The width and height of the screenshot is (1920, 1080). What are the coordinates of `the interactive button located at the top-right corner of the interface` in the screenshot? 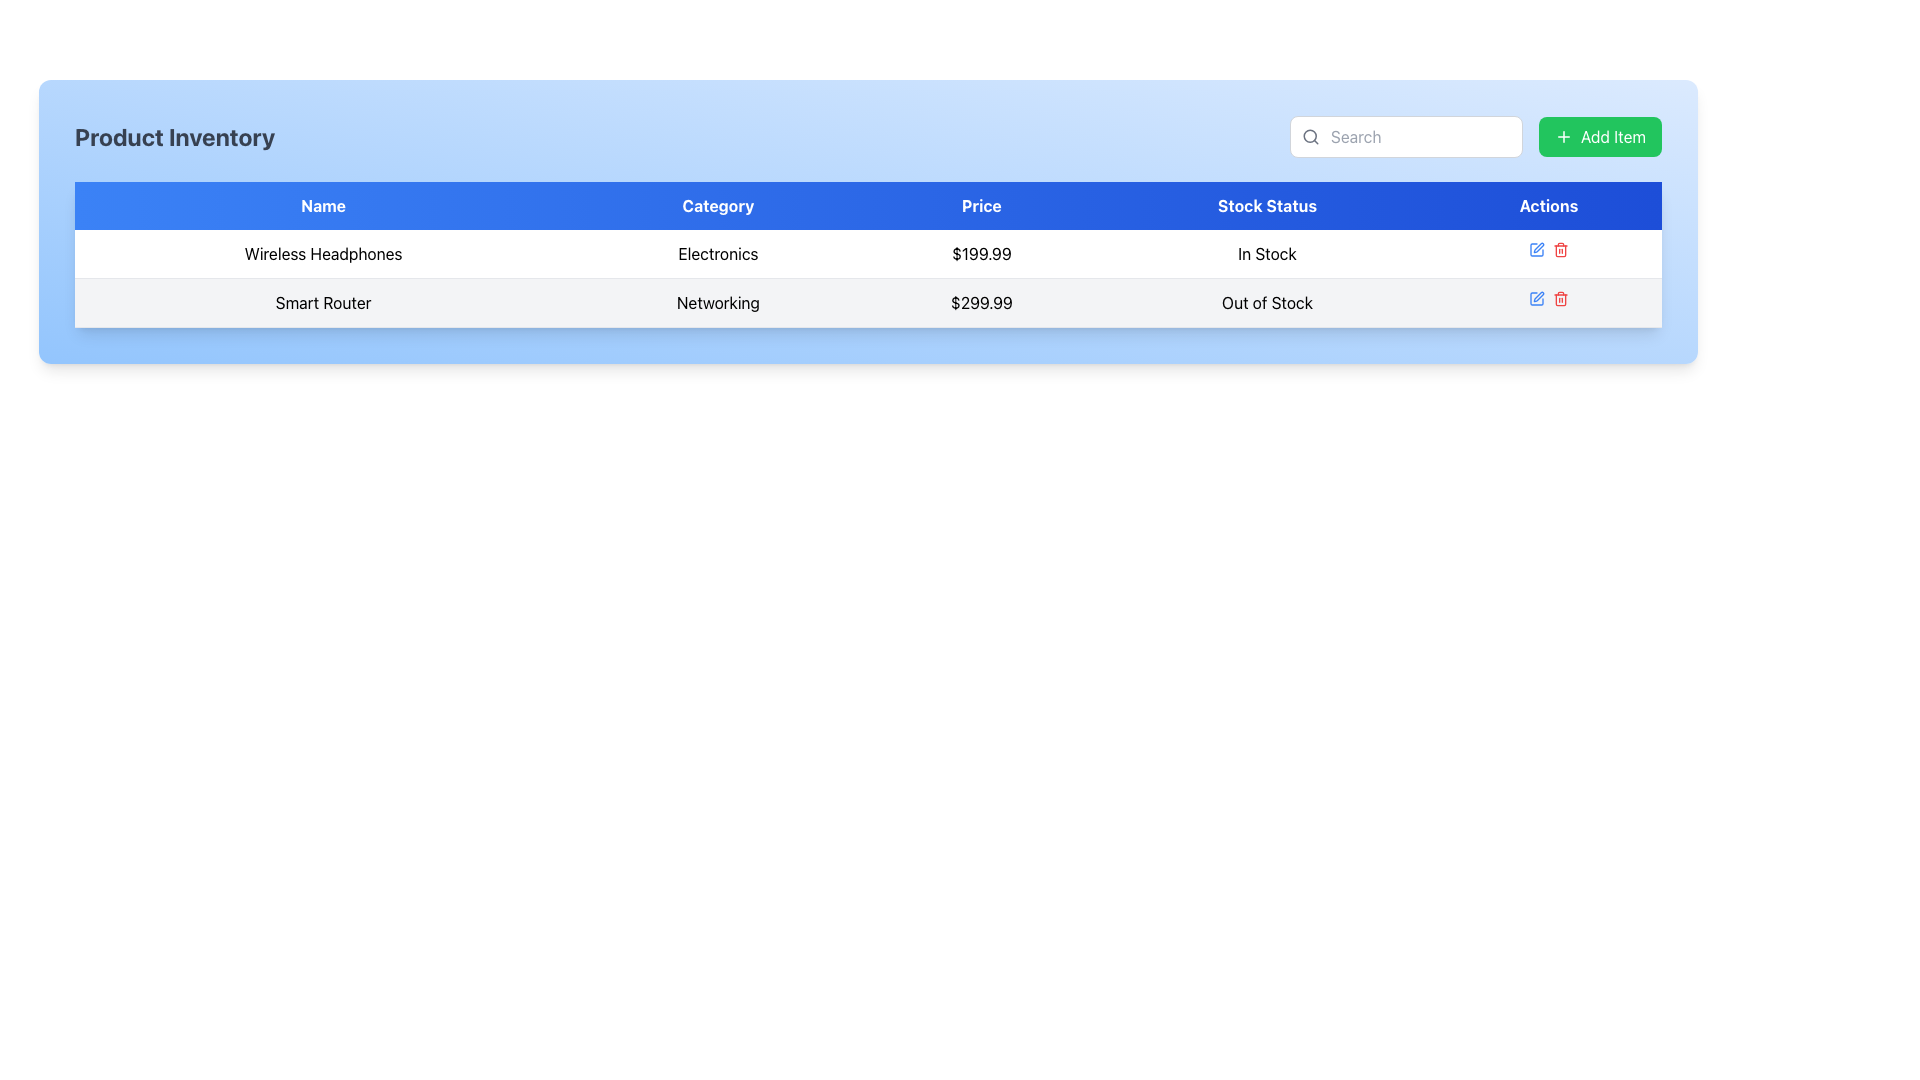 It's located at (1600, 136).